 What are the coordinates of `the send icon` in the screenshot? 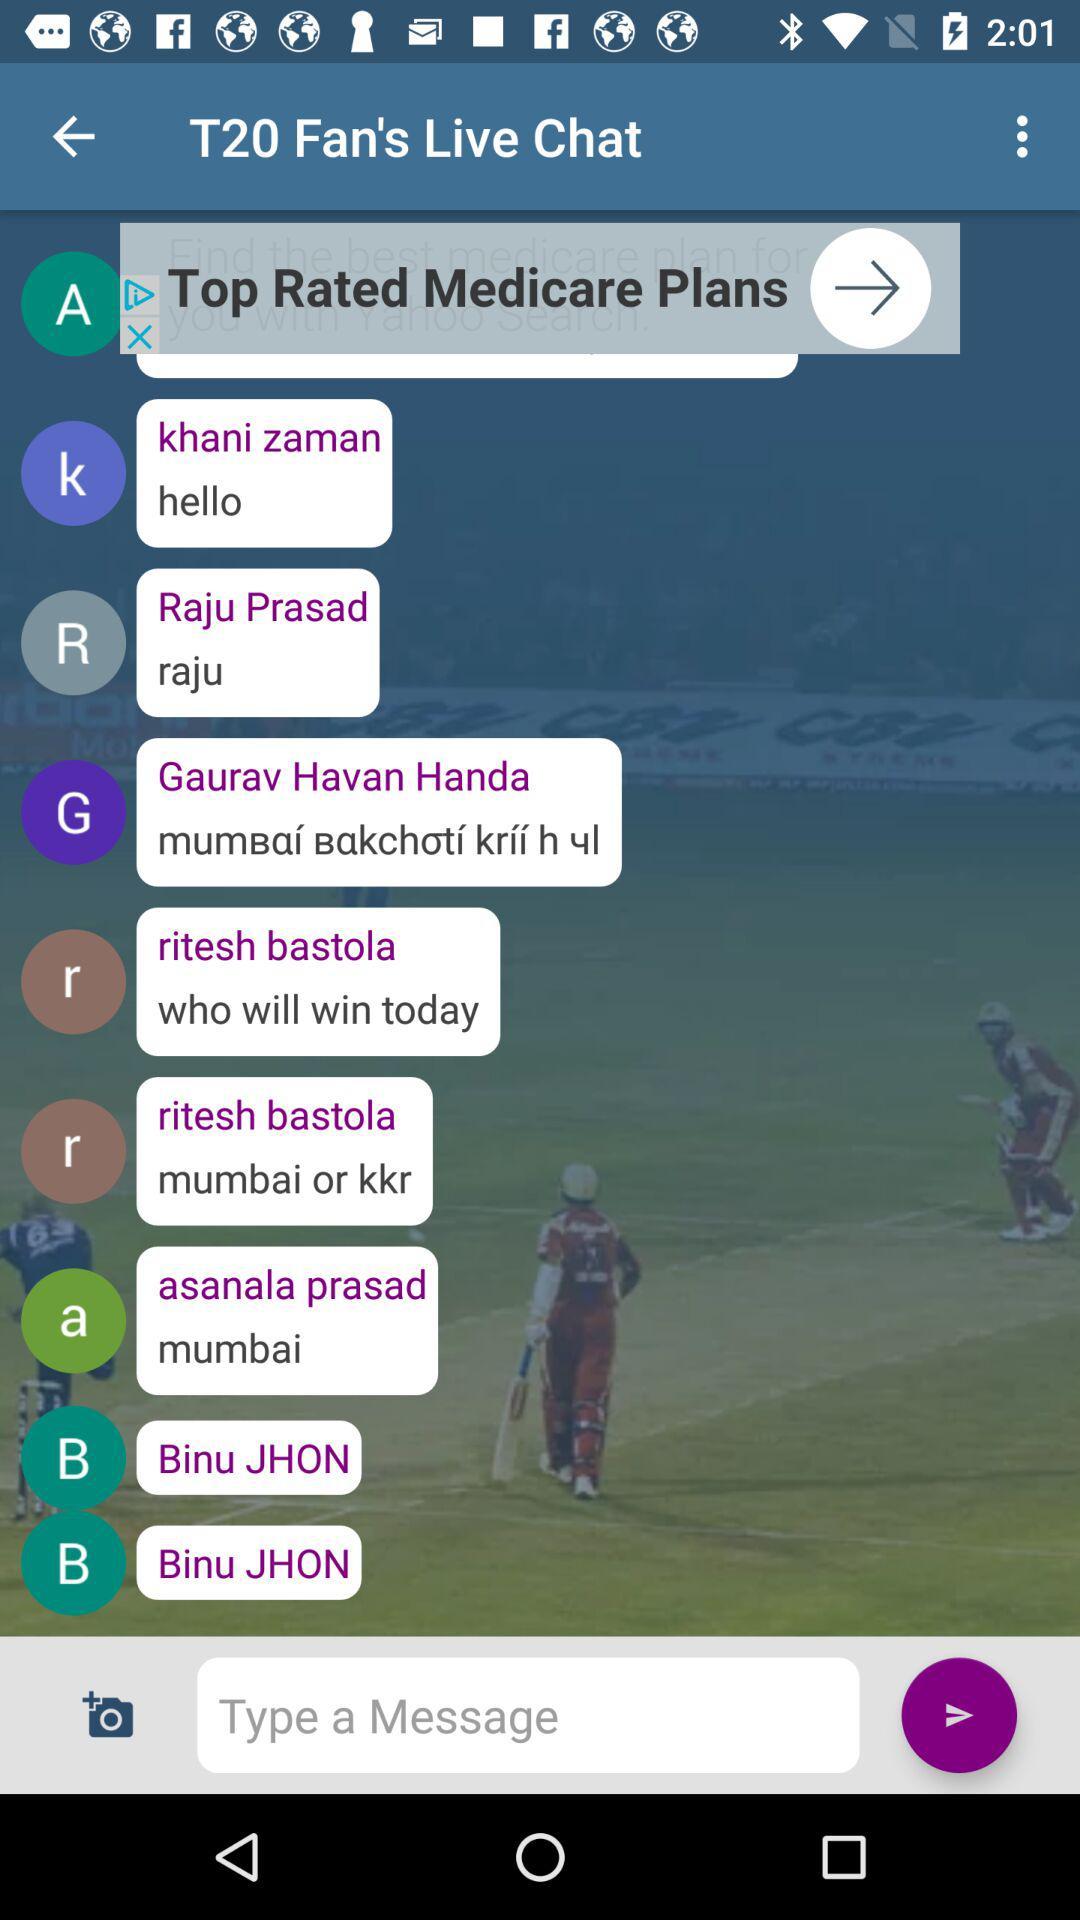 It's located at (958, 1714).